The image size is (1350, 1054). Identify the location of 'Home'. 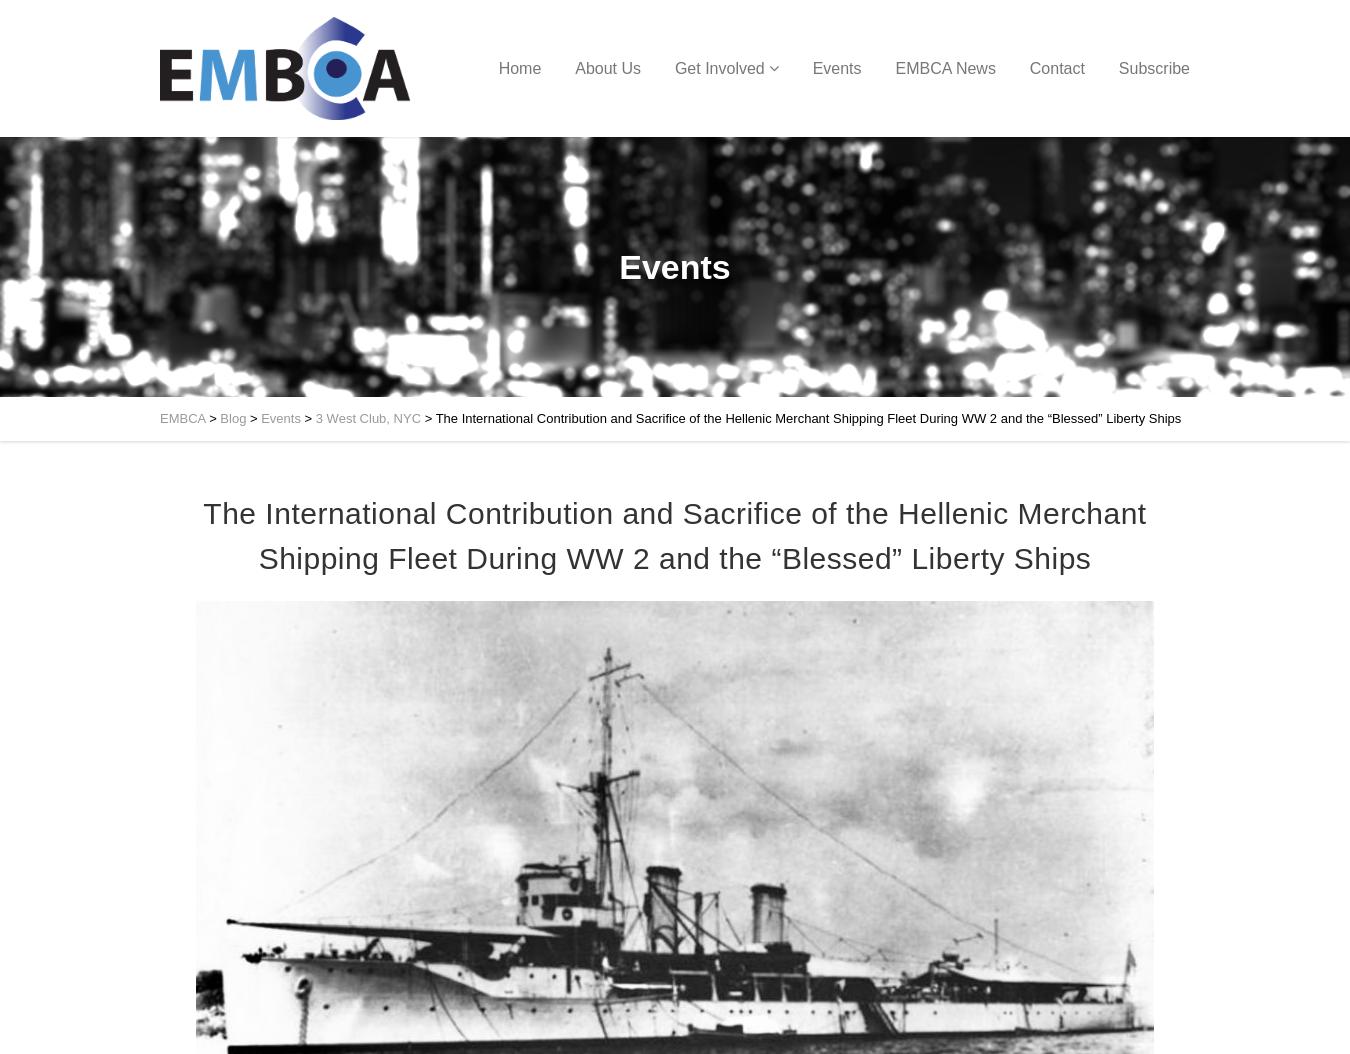
(518, 67).